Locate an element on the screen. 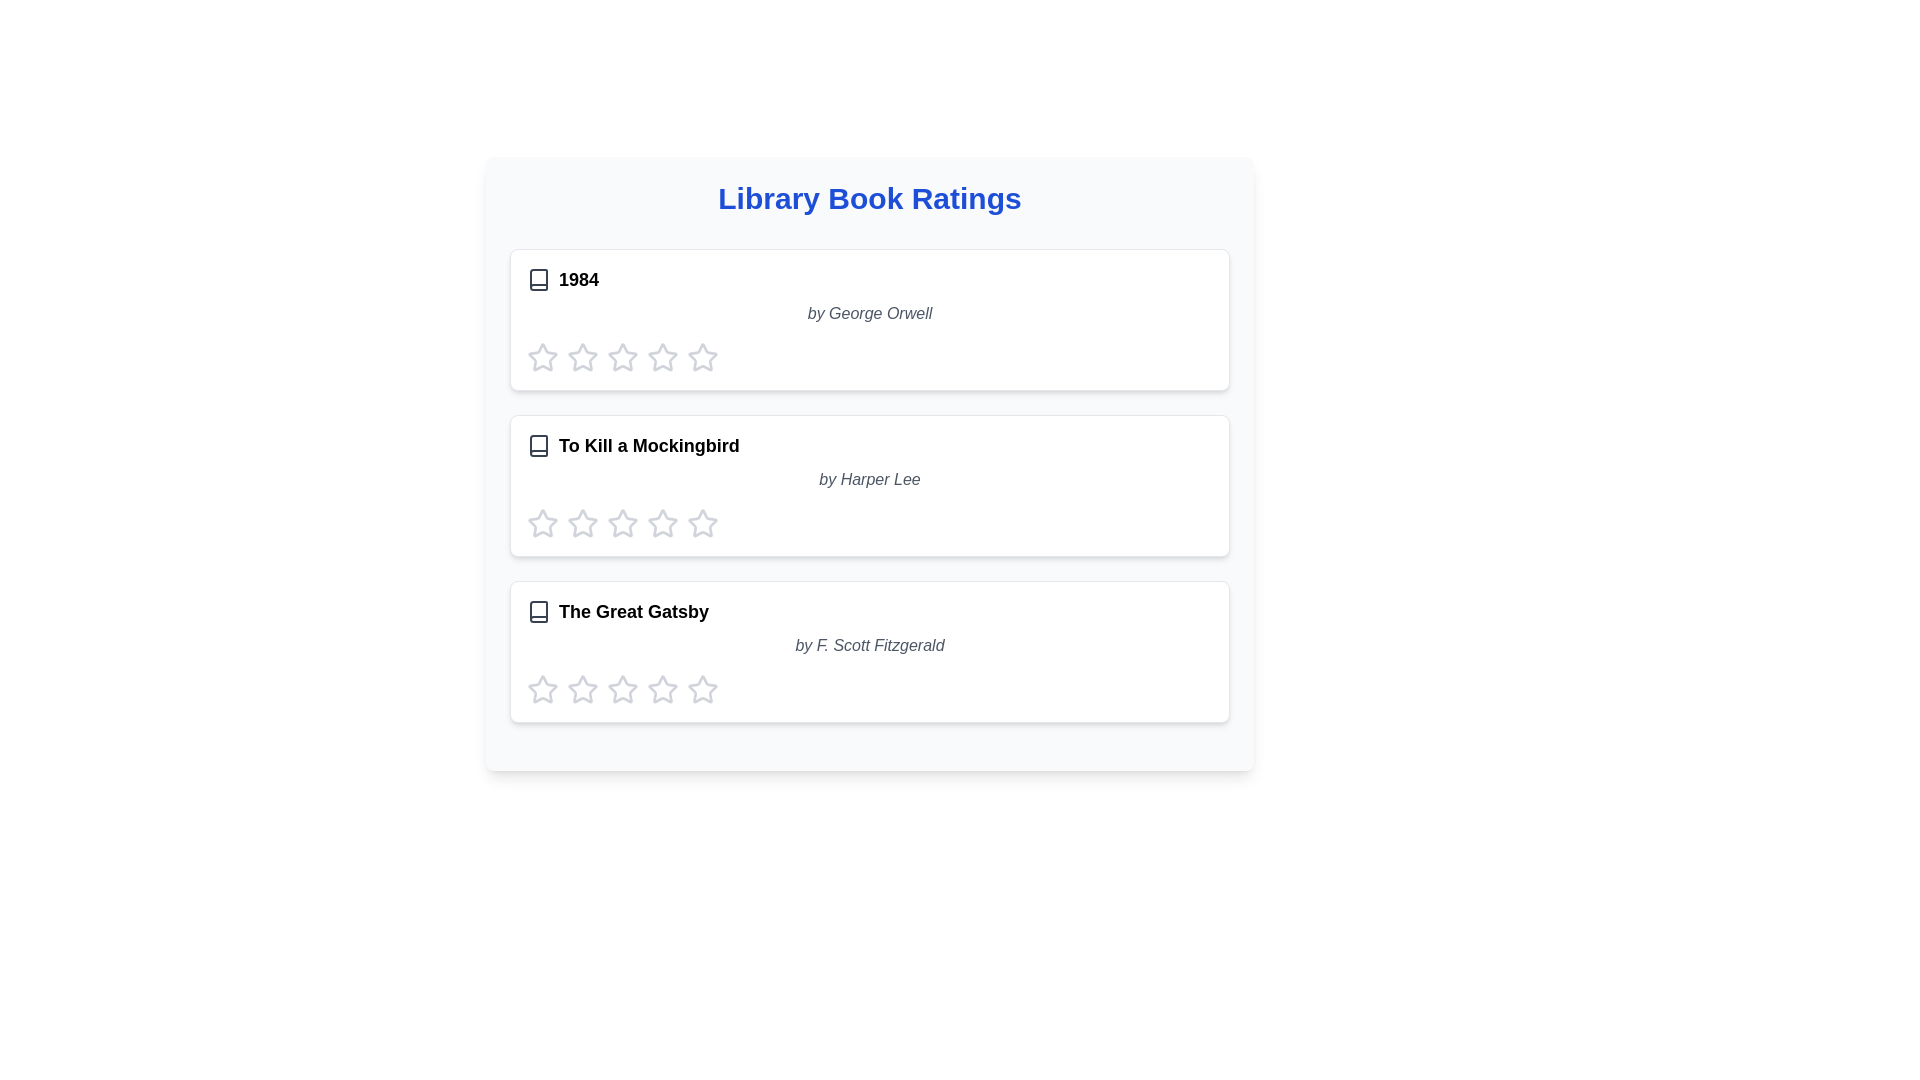 The height and width of the screenshot is (1080, 1920). the italicized text label "by Harper Lee" styled in gray, located below the title "To Kill a Mockingbird" and above the star rating row is located at coordinates (869, 479).